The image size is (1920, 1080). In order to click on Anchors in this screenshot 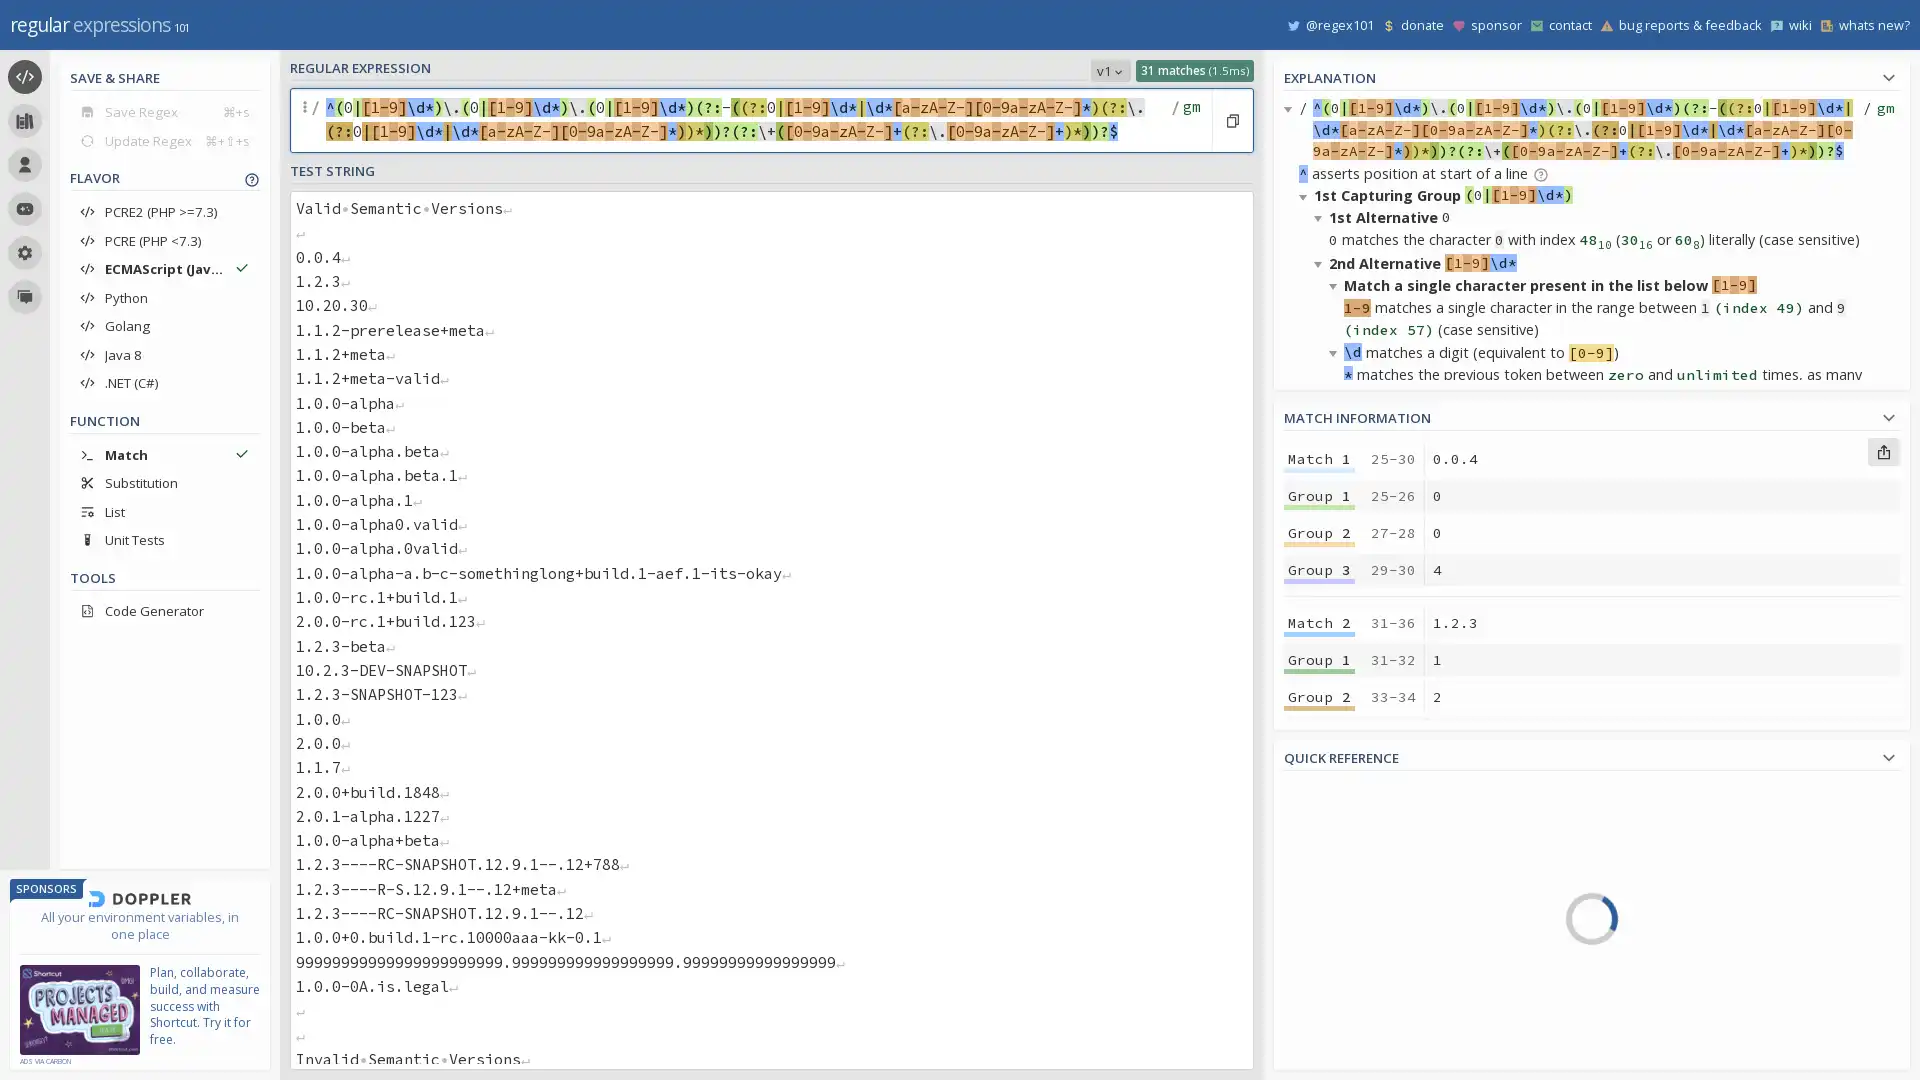, I will do `click(1377, 915)`.